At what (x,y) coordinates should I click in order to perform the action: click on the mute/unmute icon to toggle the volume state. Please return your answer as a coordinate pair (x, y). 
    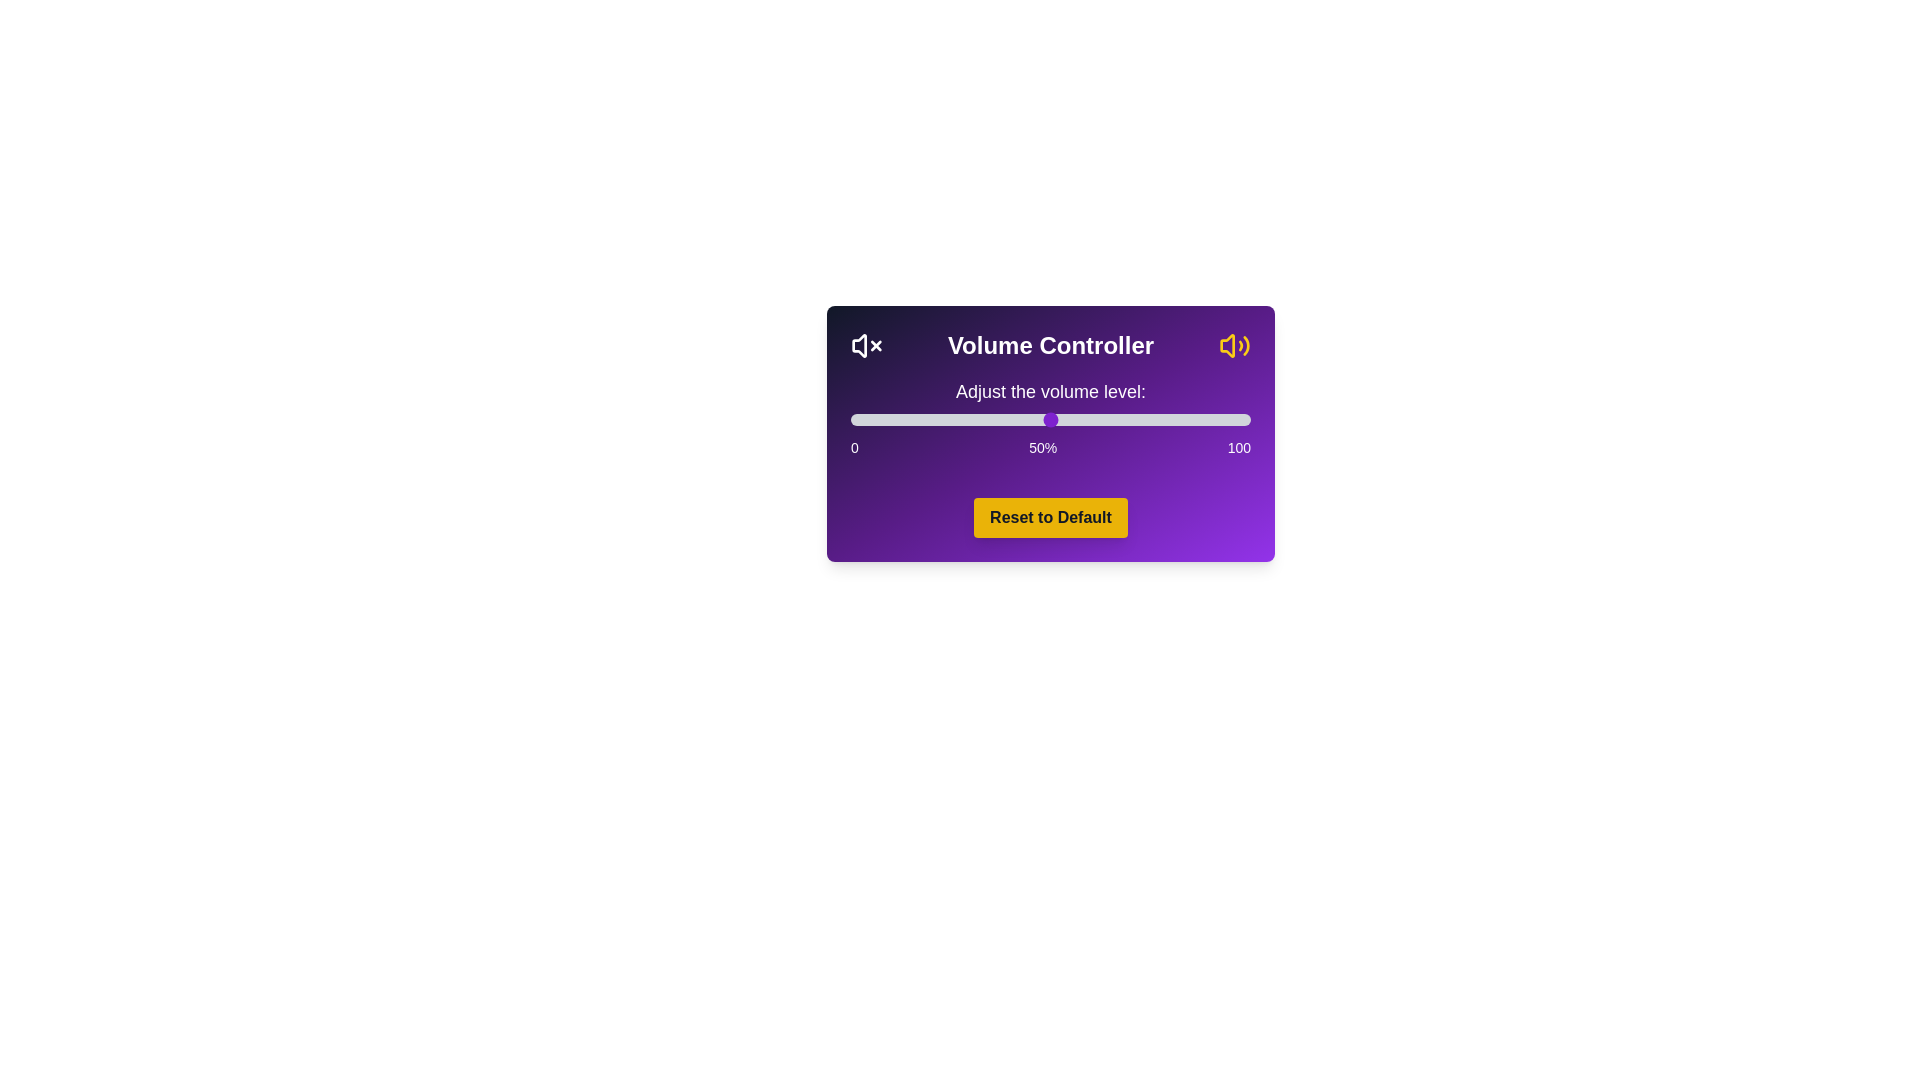
    Looking at the image, I should click on (867, 345).